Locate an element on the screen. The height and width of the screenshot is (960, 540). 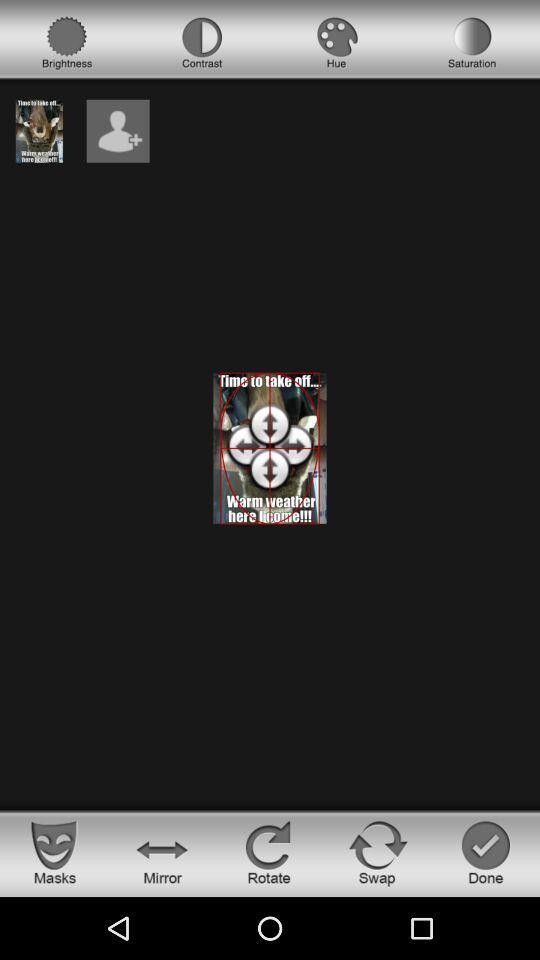
finish button is located at coordinates (485, 851).